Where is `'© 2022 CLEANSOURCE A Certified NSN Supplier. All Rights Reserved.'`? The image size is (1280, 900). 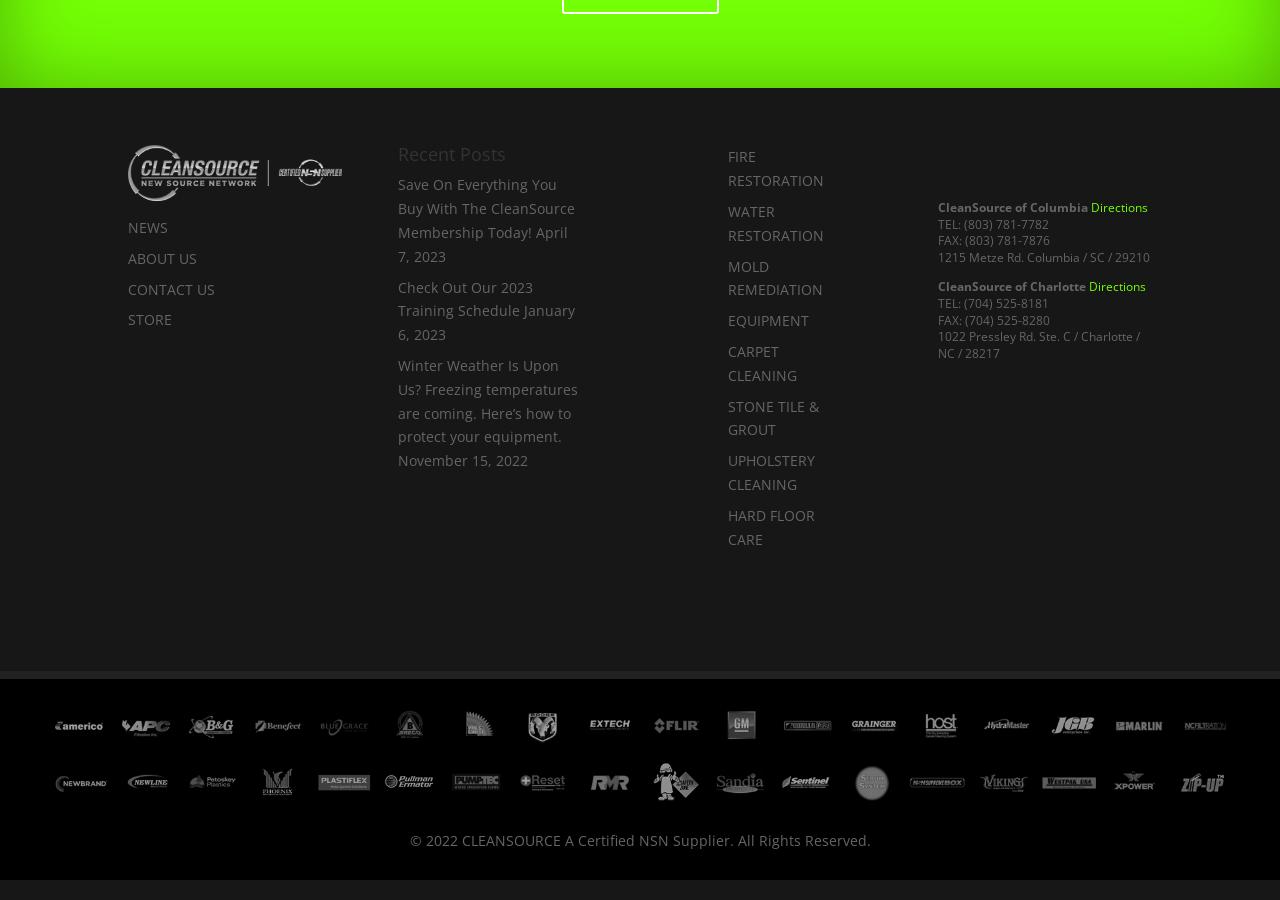
'© 2022 CLEANSOURCE A Certified NSN Supplier. All Rights Reserved.' is located at coordinates (638, 840).